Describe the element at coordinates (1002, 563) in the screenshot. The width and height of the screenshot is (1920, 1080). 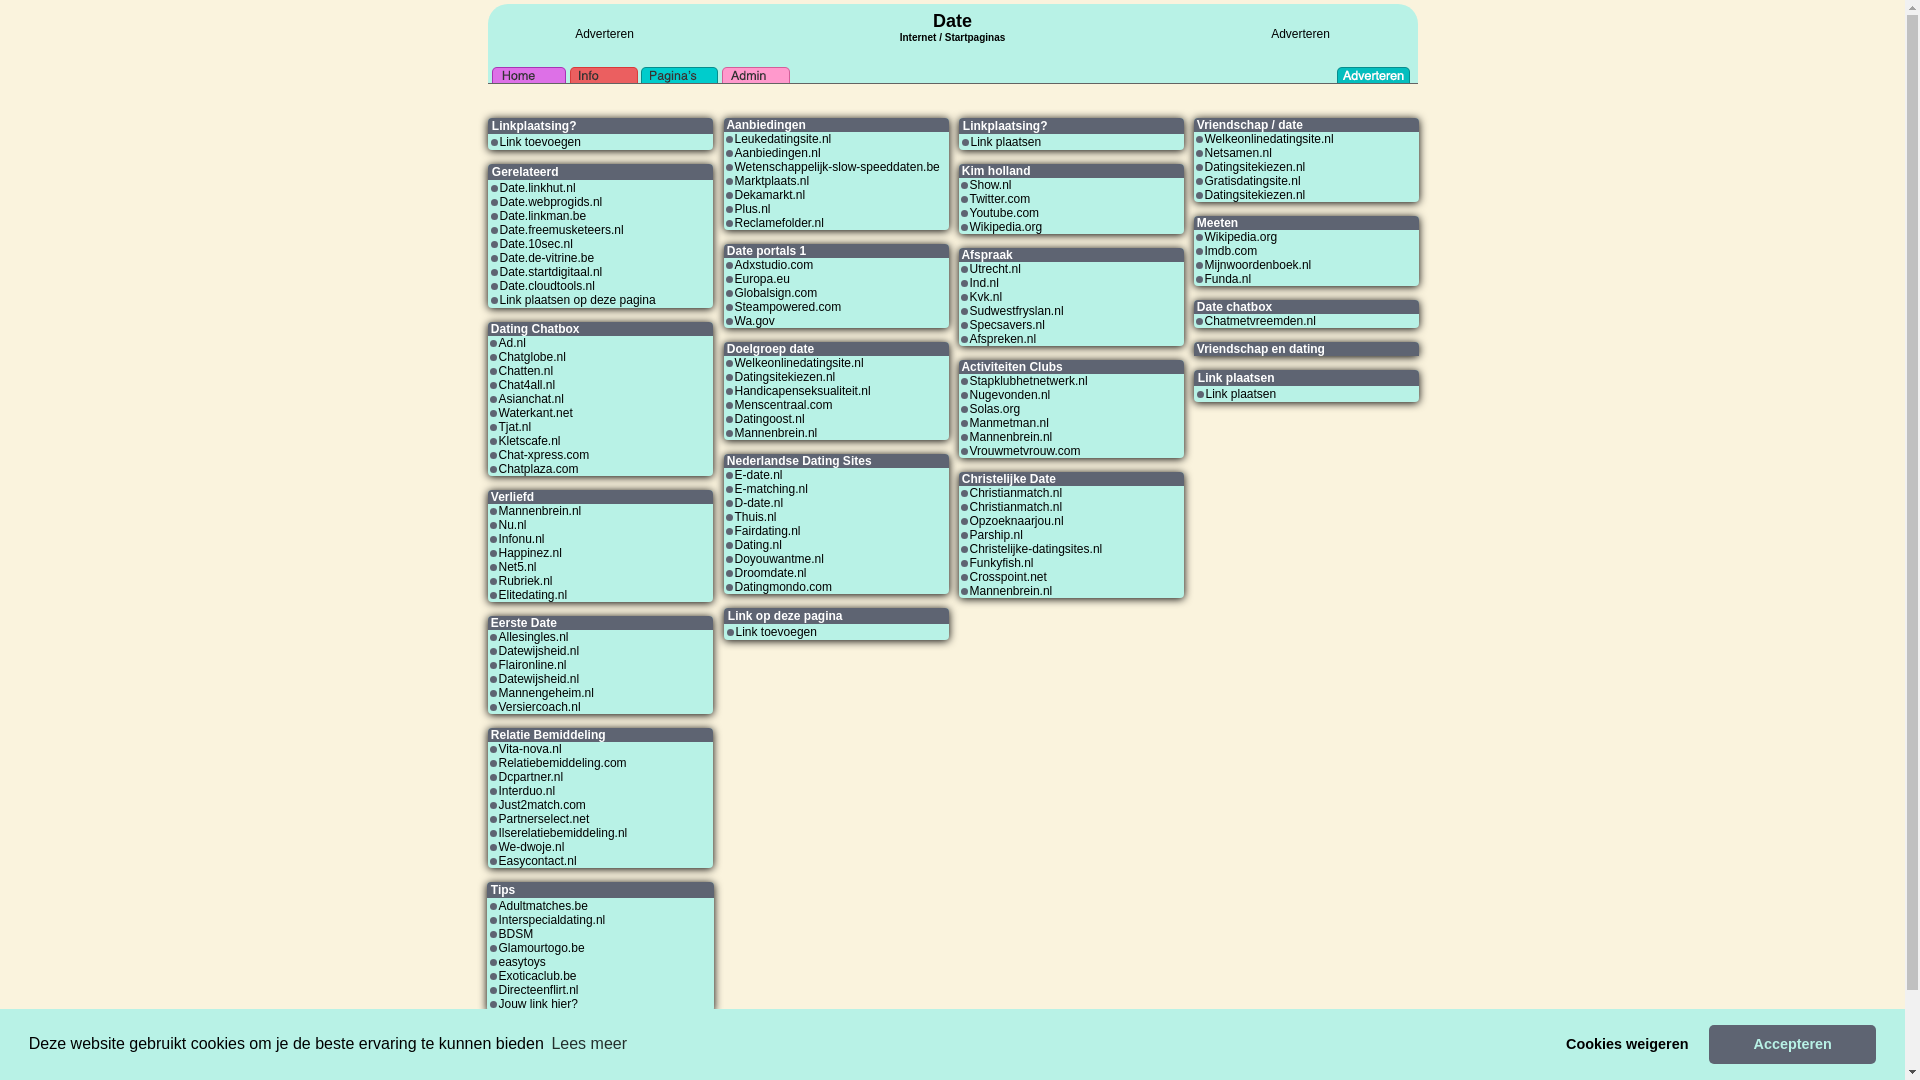
I see `'Funkyfish.nl'` at that location.